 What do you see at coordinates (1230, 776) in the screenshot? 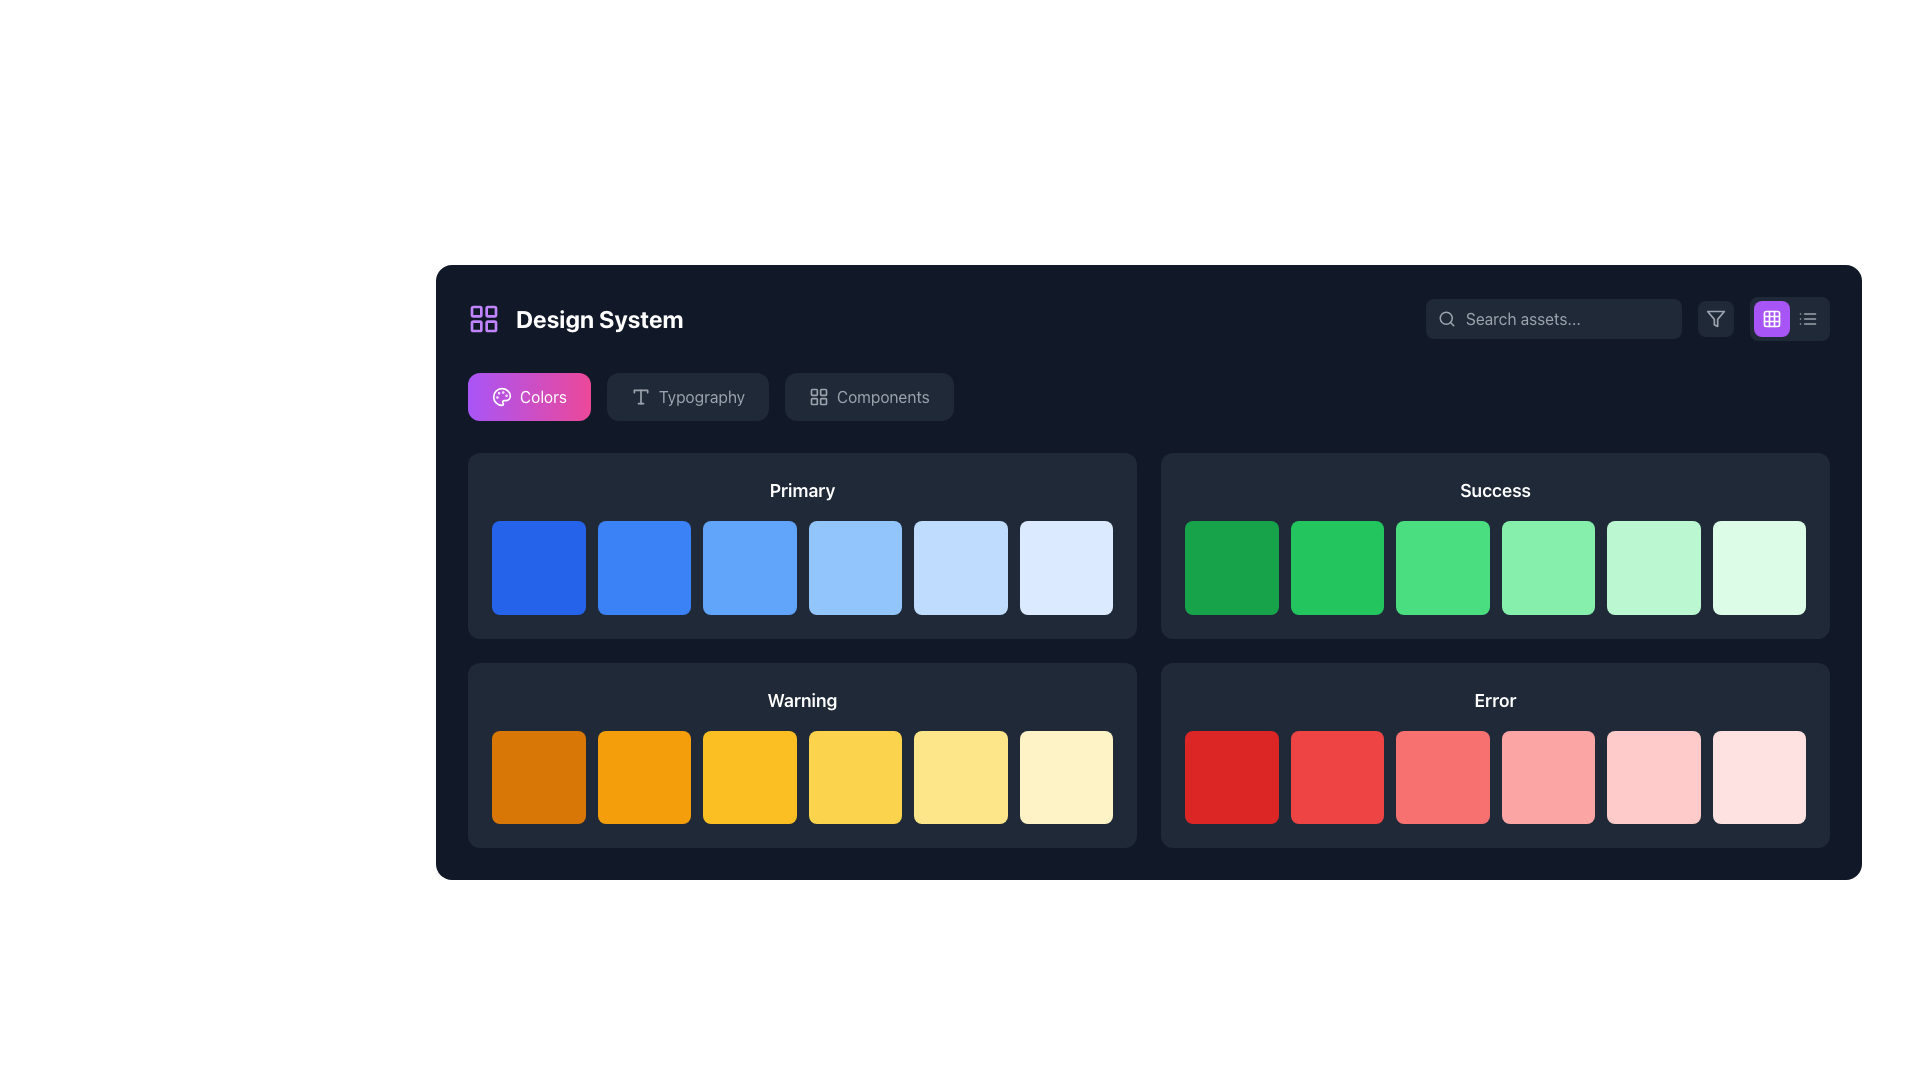
I see `the first interactive color block in the 'Error' category of the color palette interface` at bounding box center [1230, 776].